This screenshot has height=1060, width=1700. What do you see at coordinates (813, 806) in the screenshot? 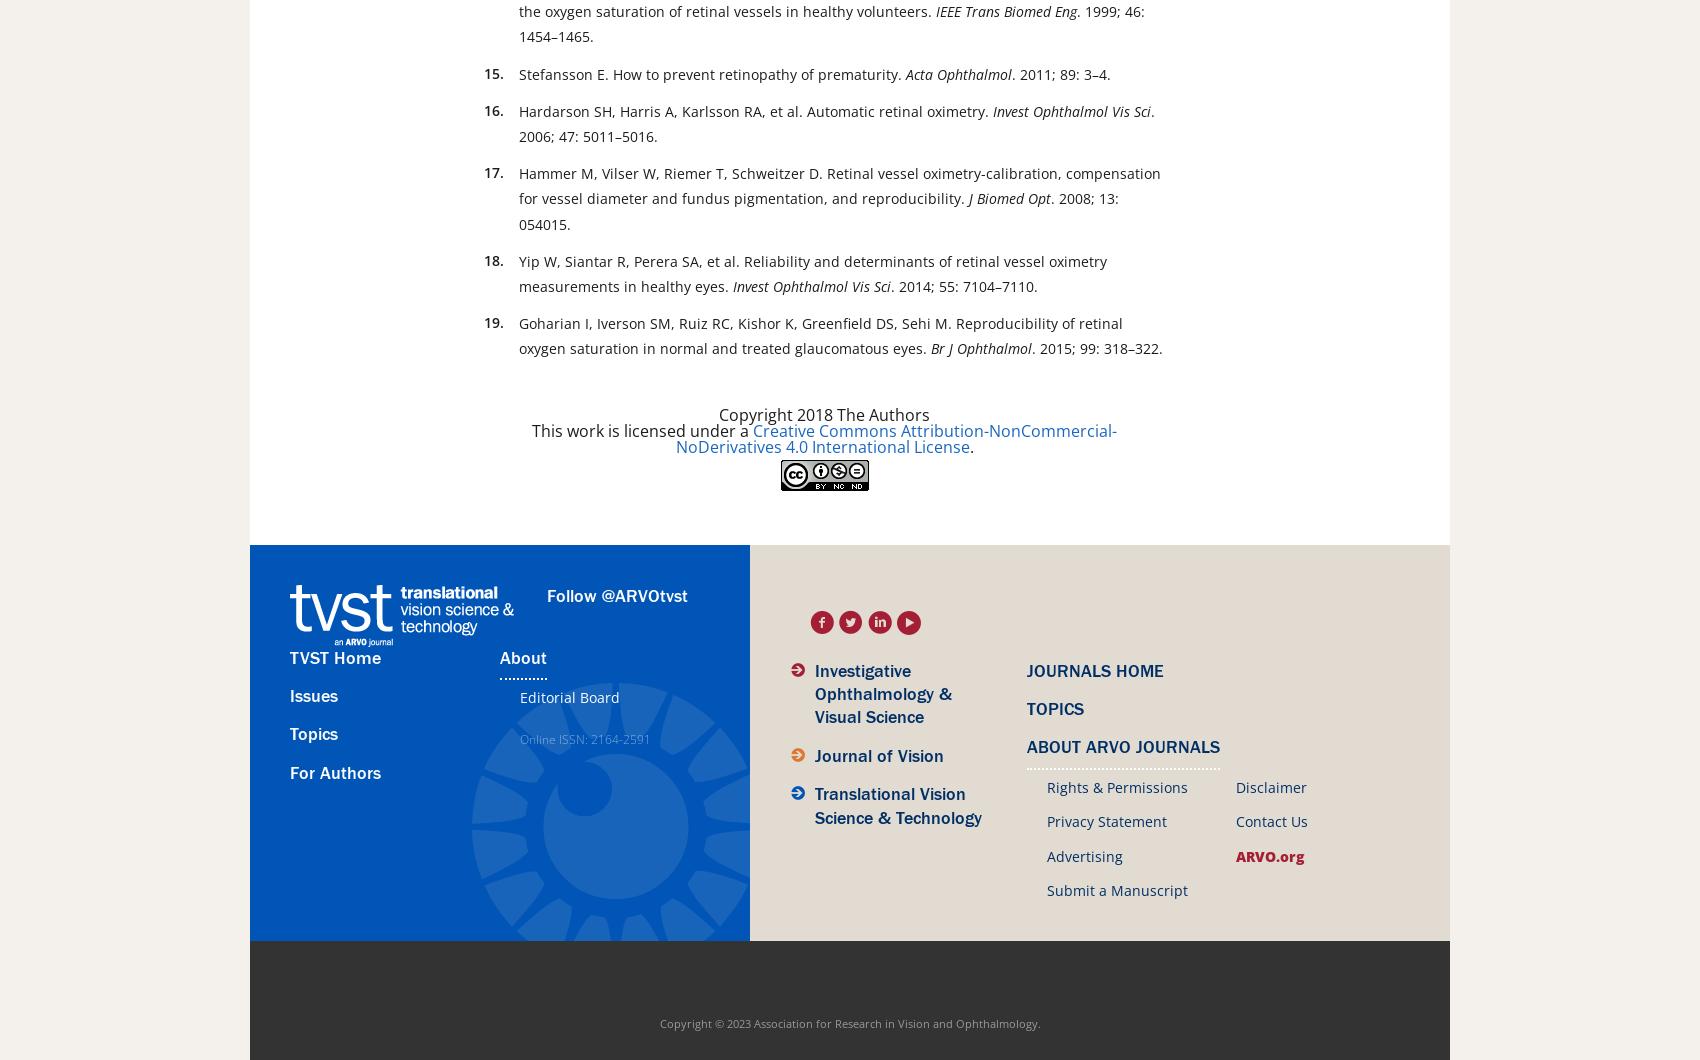
I see `'Translational Vision Science & Technology'` at bounding box center [813, 806].